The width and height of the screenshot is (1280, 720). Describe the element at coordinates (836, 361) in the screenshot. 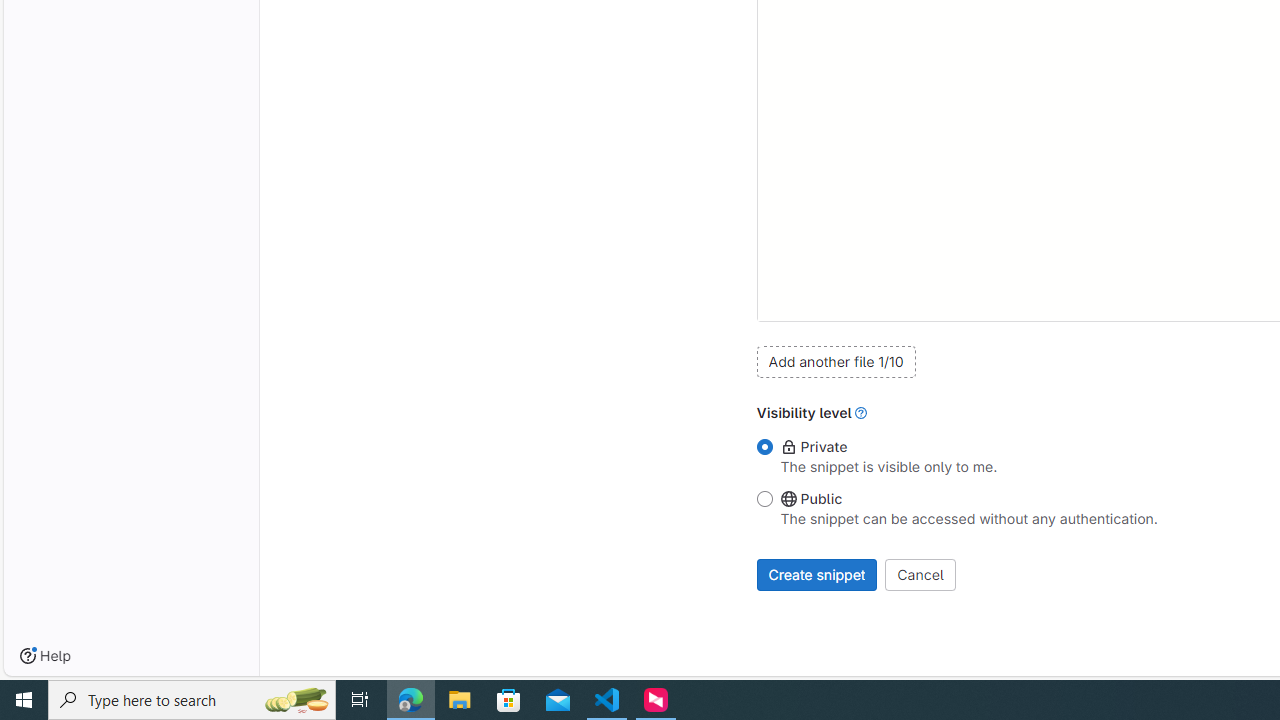

I see `'Add another file 1/10'` at that location.